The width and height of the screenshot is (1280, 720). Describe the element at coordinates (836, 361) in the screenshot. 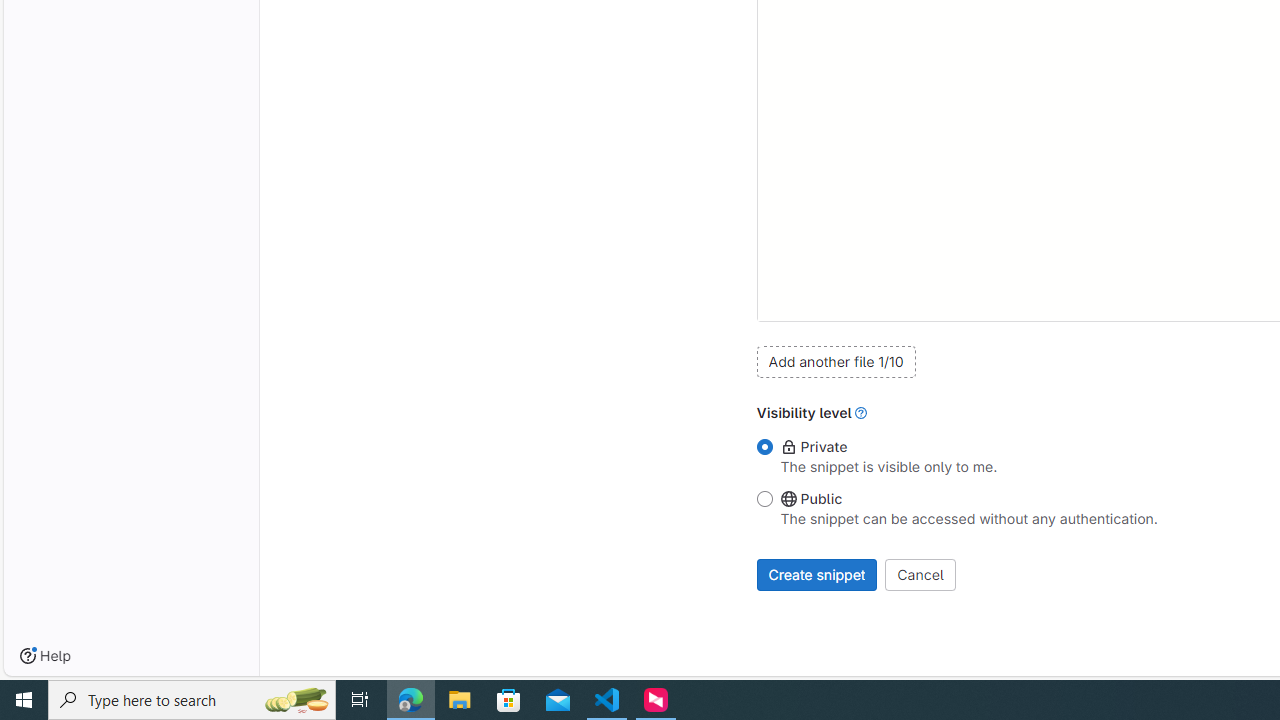

I see `'Add another file 1/10'` at that location.